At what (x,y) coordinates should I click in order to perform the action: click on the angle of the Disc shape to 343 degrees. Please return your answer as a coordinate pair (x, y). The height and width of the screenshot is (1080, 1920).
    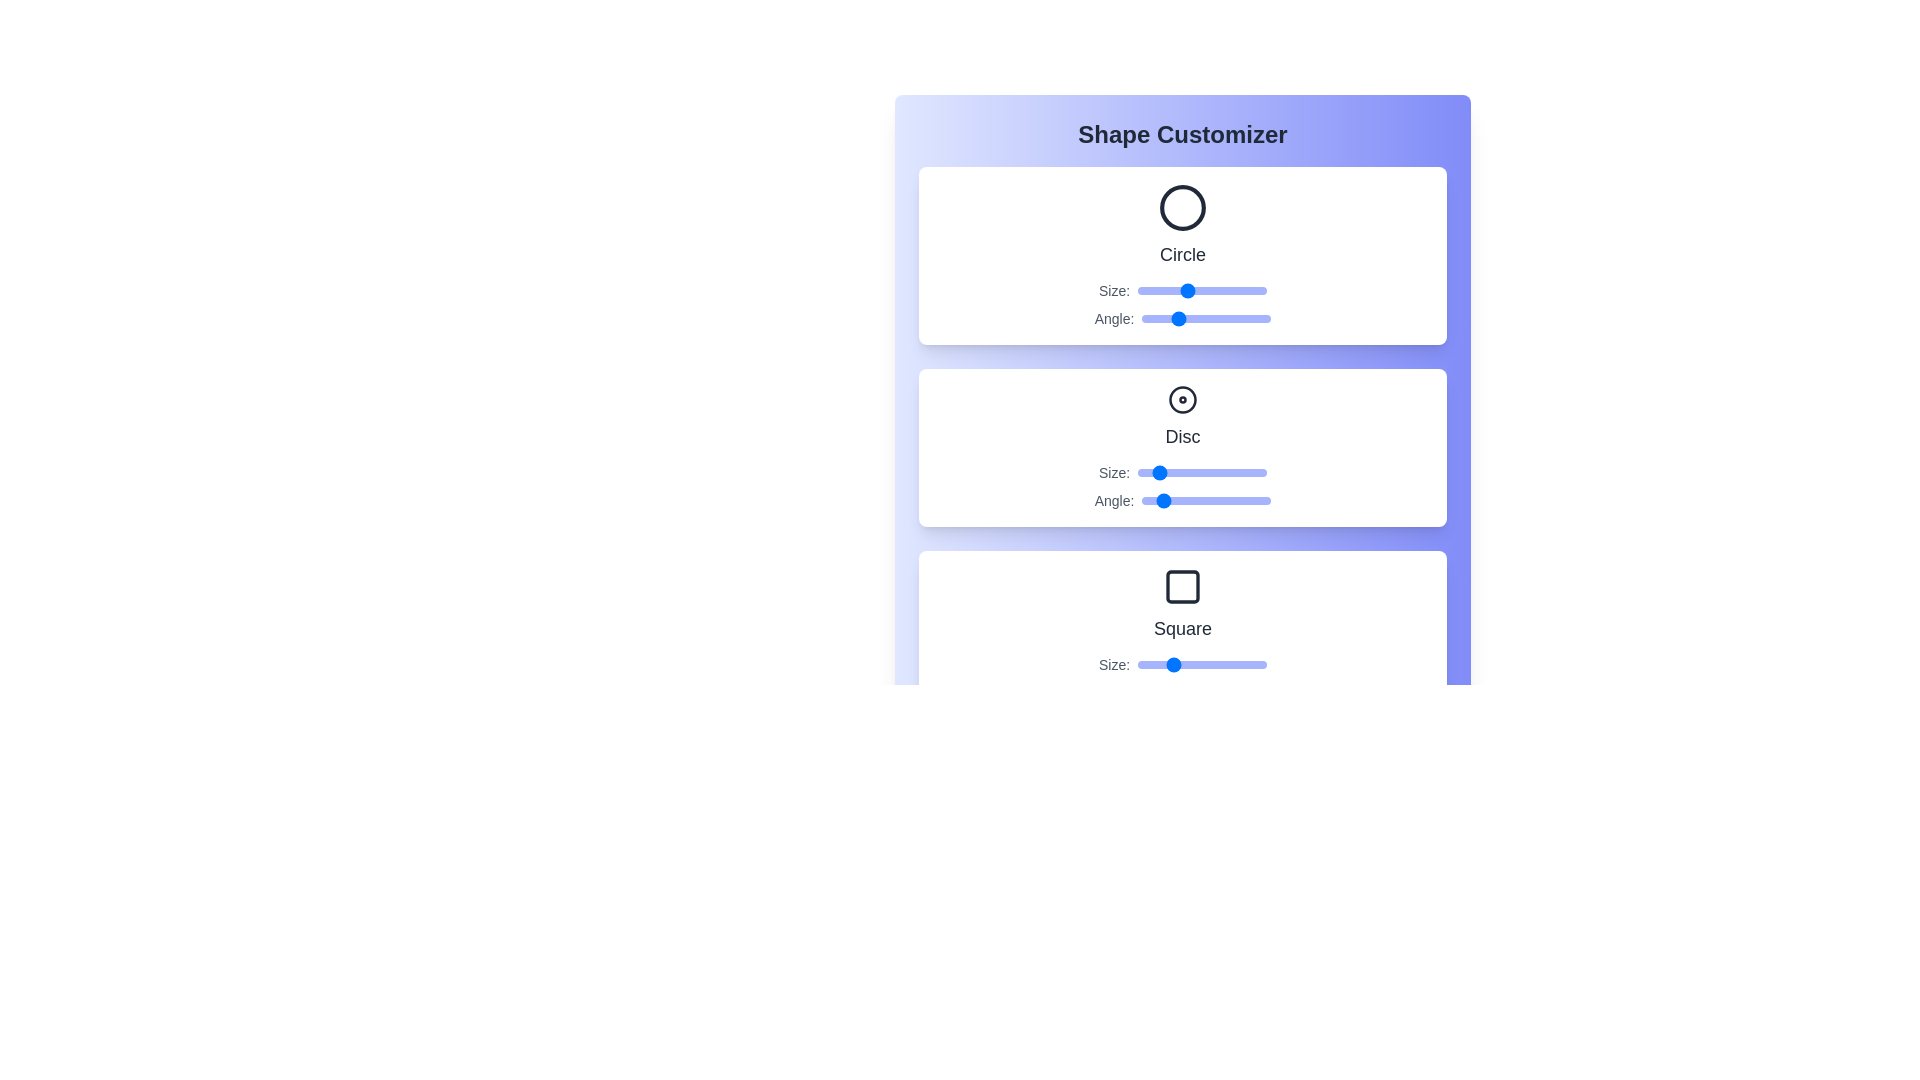
    Looking at the image, I should click on (1264, 500).